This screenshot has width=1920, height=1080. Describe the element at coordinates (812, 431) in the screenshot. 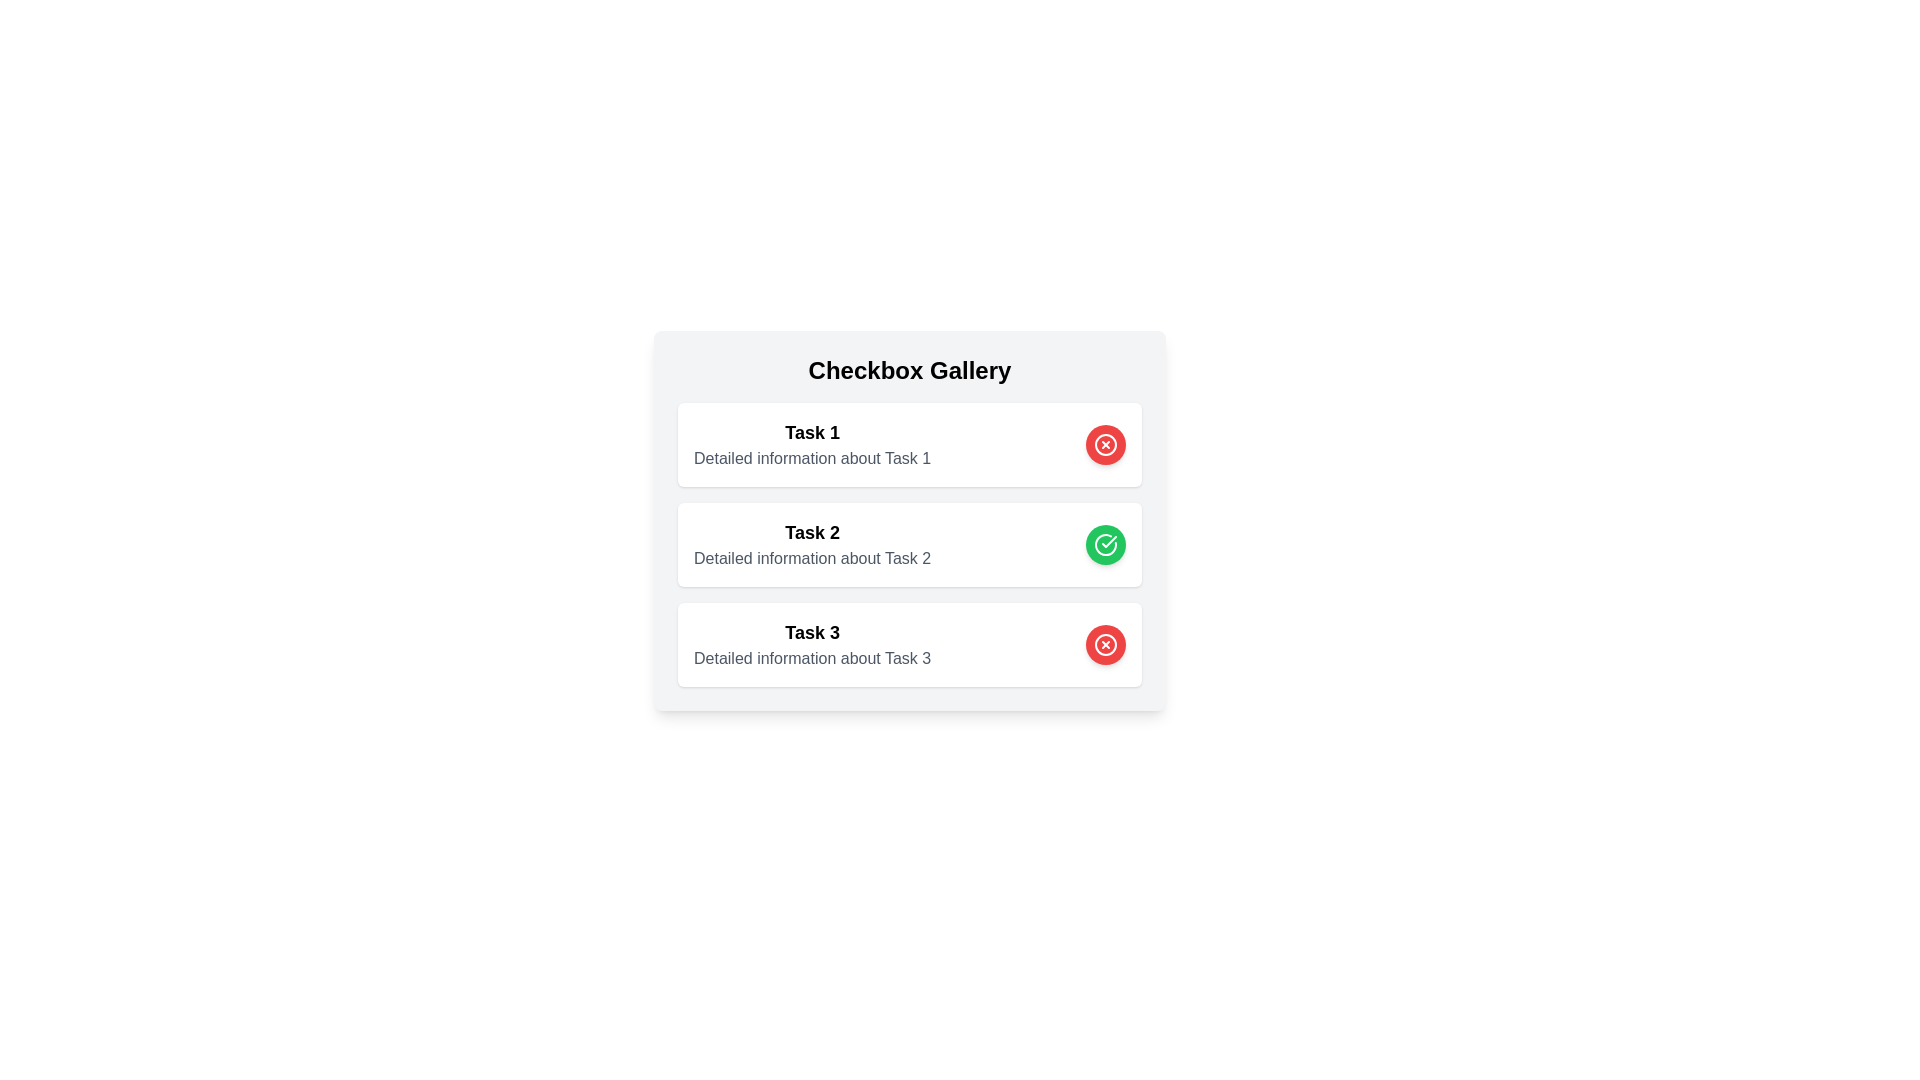

I see `the text of Task 1's name to select it` at that location.